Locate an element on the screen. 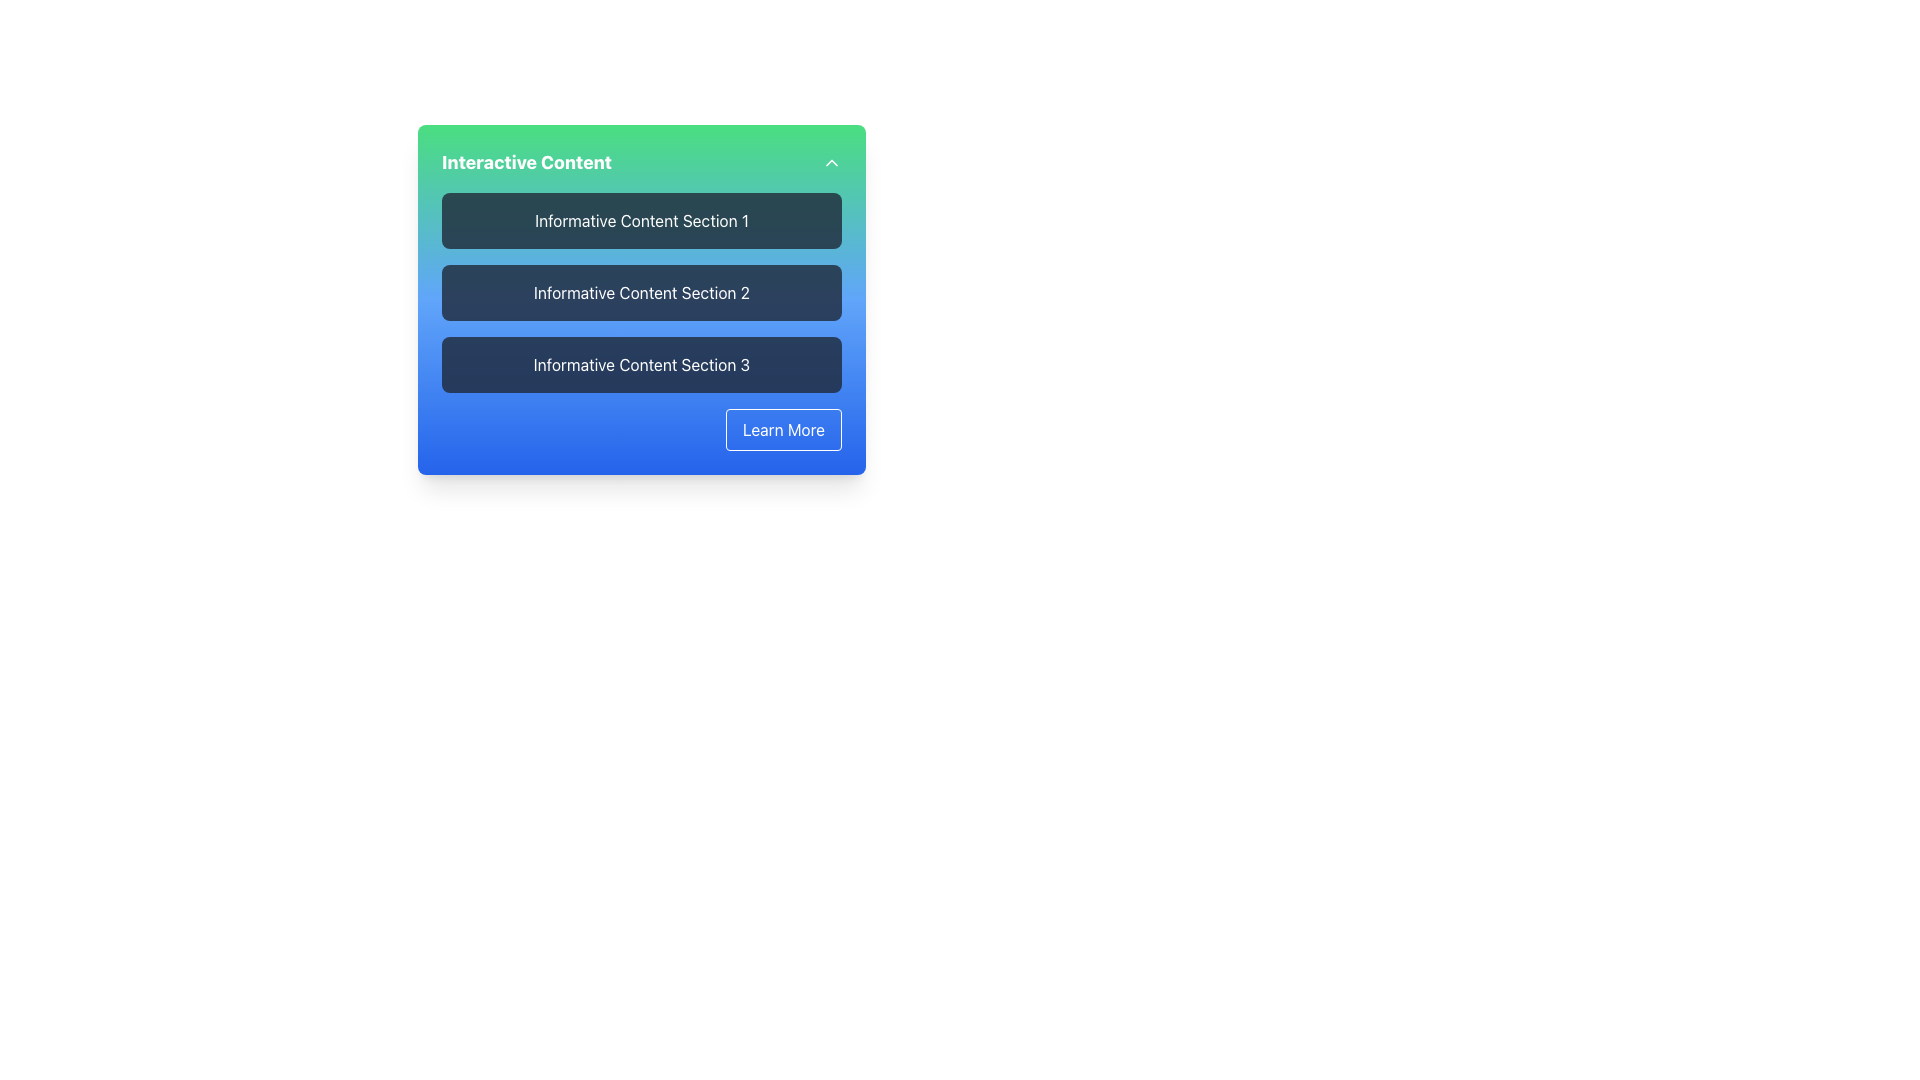  the button located at the bottom-right corner of the 'Interactive Content' box to observe the color change is located at coordinates (782, 428).